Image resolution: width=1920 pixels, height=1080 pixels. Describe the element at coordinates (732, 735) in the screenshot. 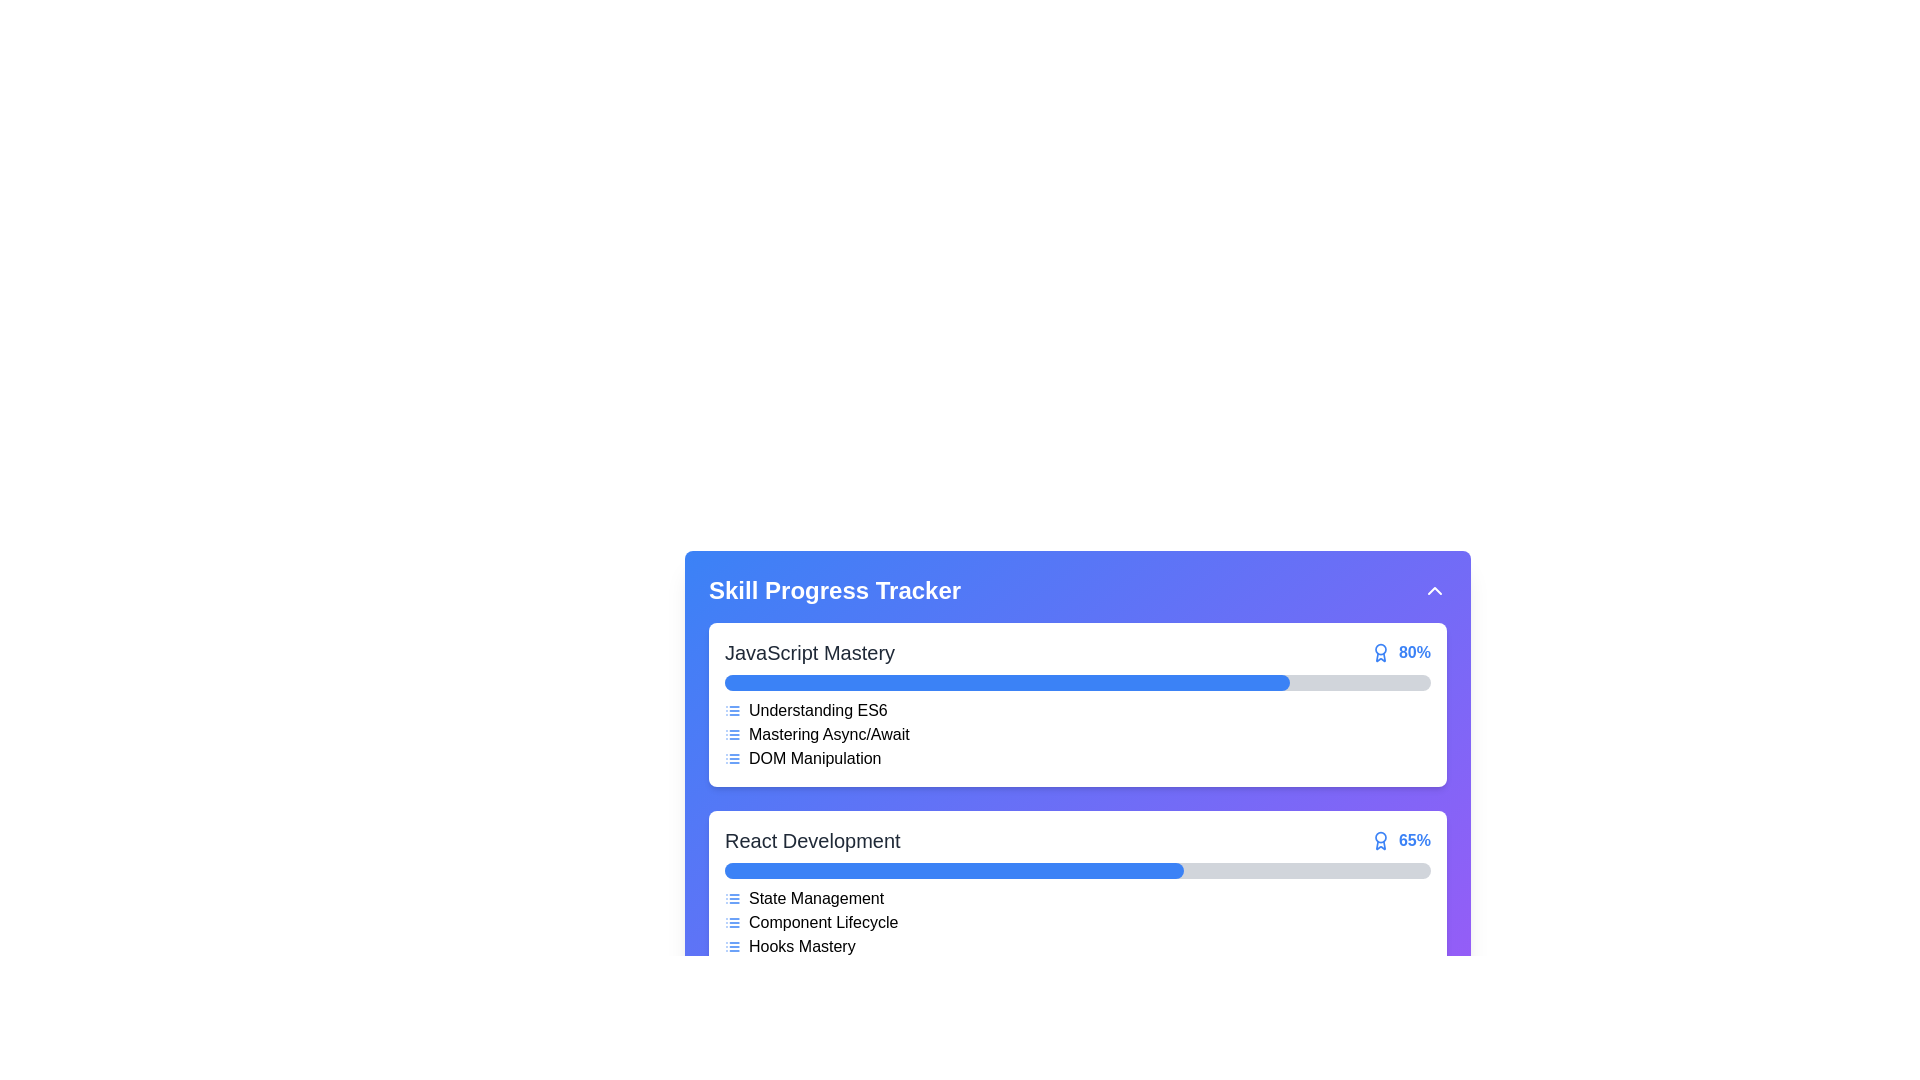

I see `the small blue bulleted list icon located to the left of the text 'Mastering Async/Await' in the 'JavaScript Mastery' section of the 'Skill Progress Tracker'` at that location.